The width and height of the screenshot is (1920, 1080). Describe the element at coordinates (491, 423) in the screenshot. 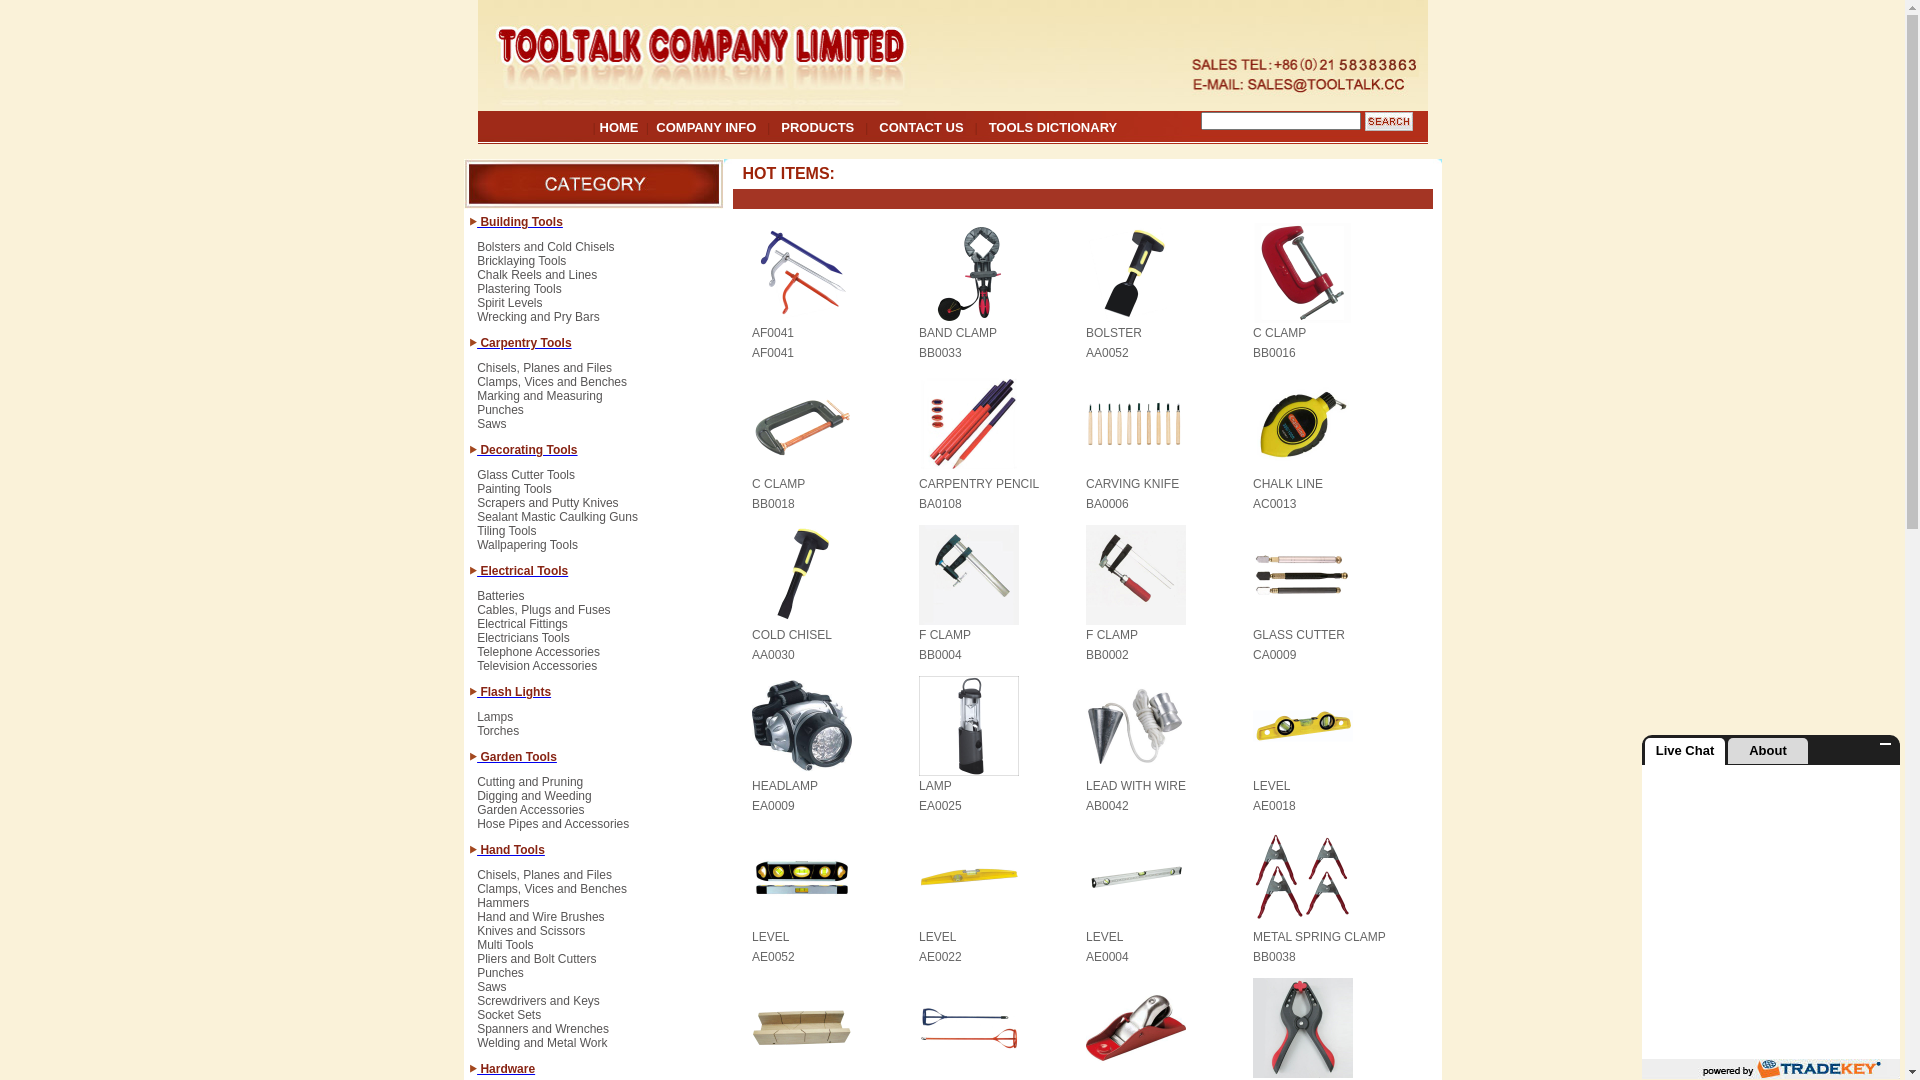

I see `'Saws'` at that location.